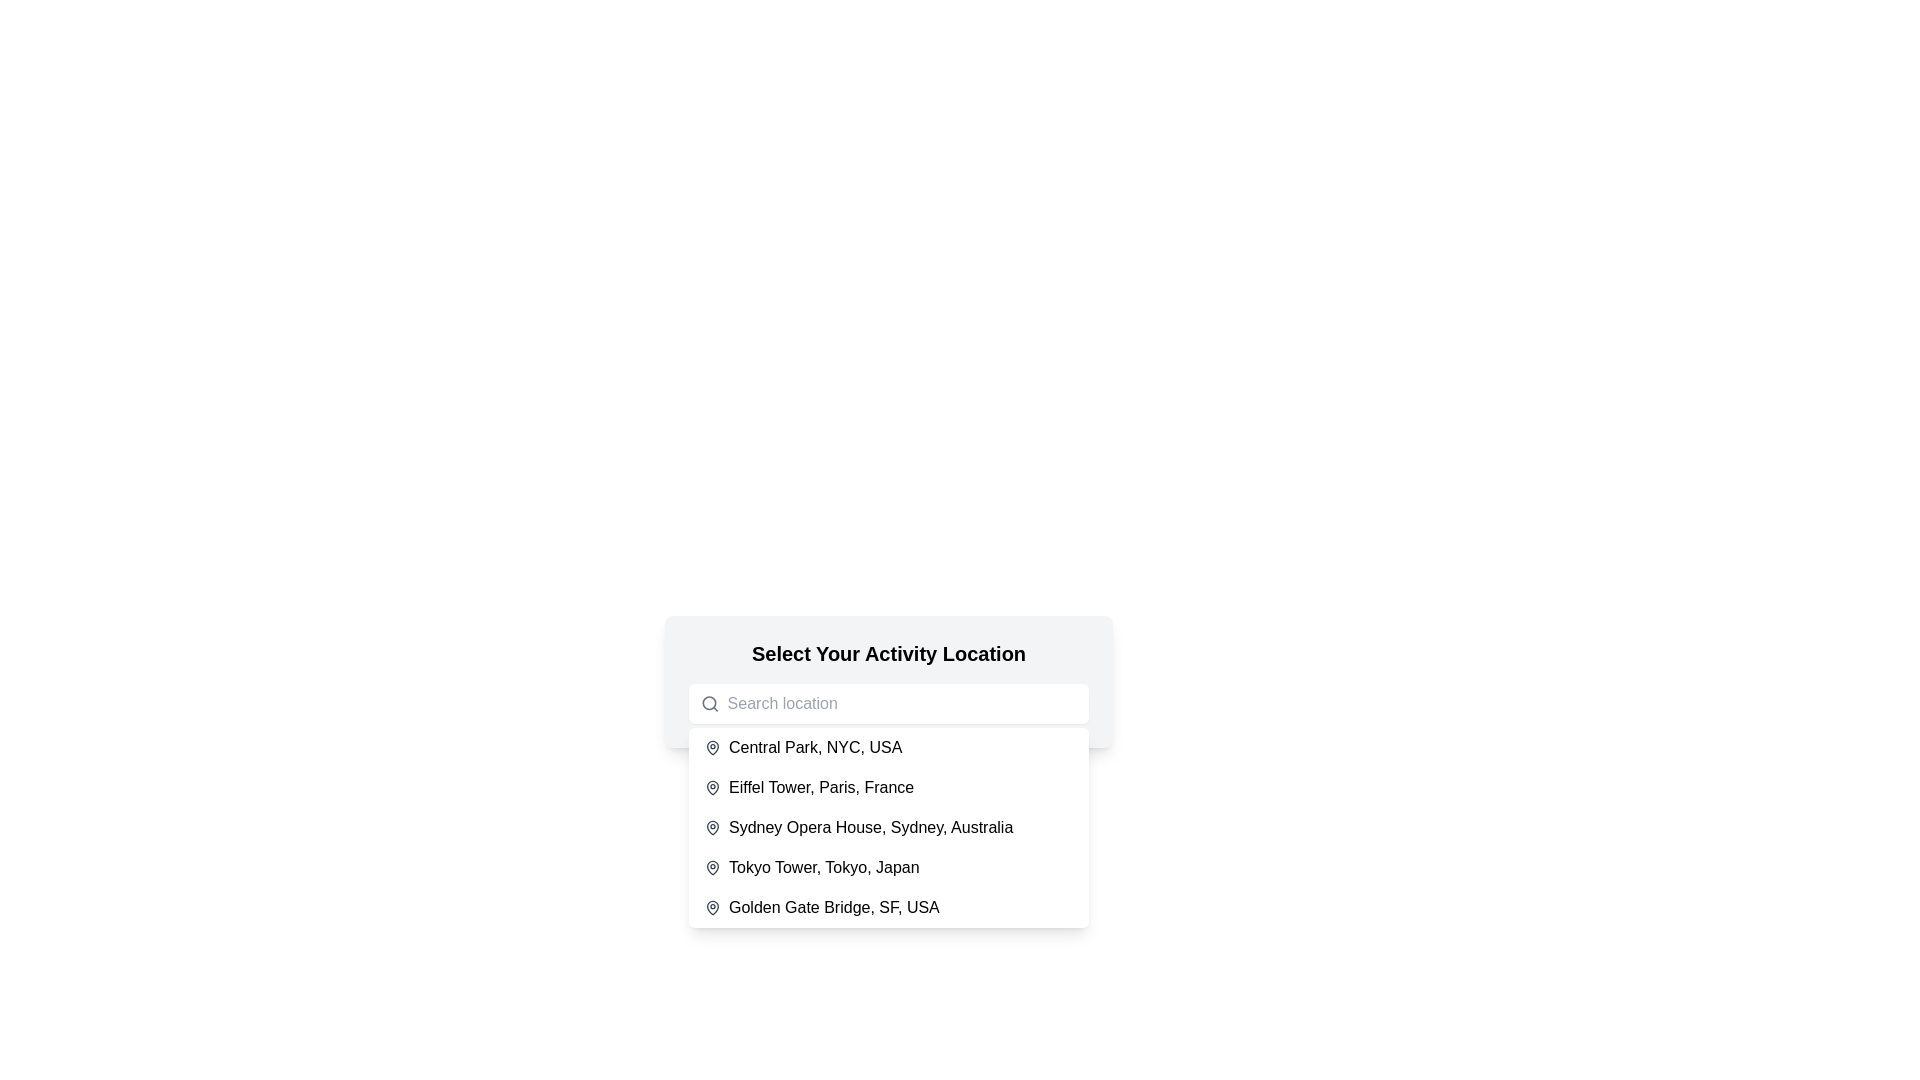 The image size is (1920, 1080). What do you see at coordinates (821, 786) in the screenshot?
I see `the list item containing the text 'Eiffel Tower, Paris, France'` at bounding box center [821, 786].